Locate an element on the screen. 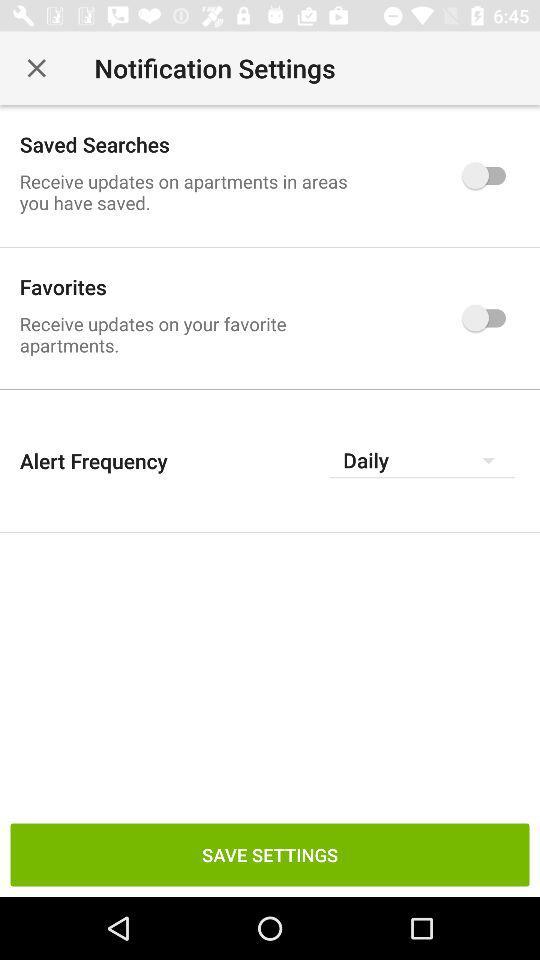 The width and height of the screenshot is (540, 960). saved searches is located at coordinates (488, 174).